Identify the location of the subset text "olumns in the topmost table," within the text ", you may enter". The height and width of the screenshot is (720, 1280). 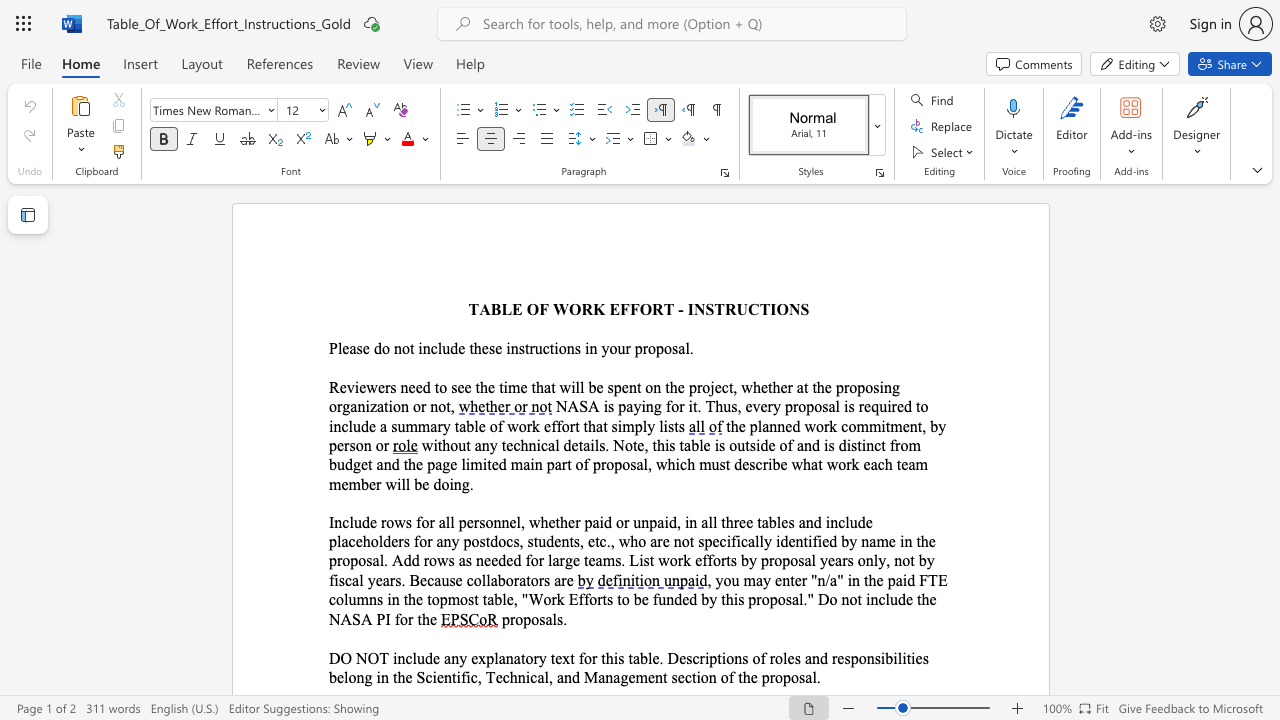
(336, 598).